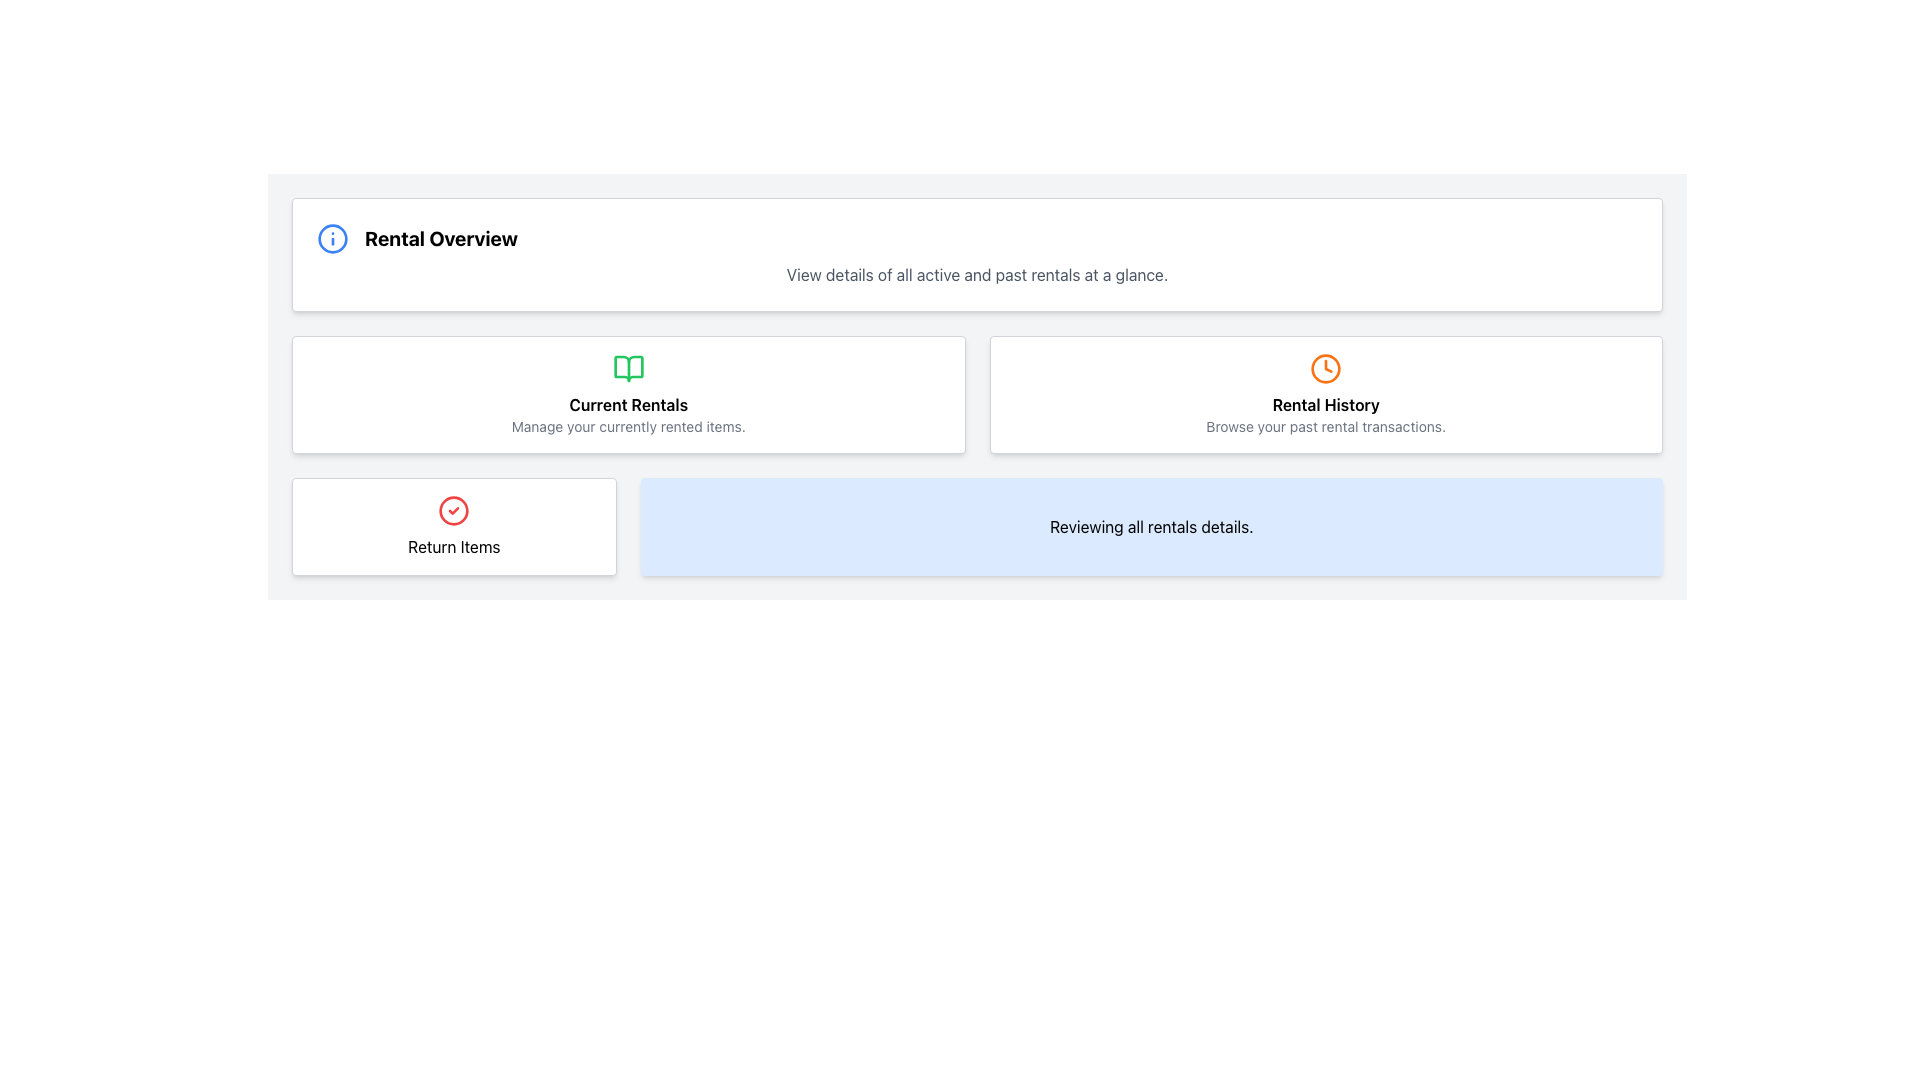  I want to click on the circular blue outlined icon with an information symbol ('i') located to the left of the 'Rental Overview' text for more information, so click(332, 238).